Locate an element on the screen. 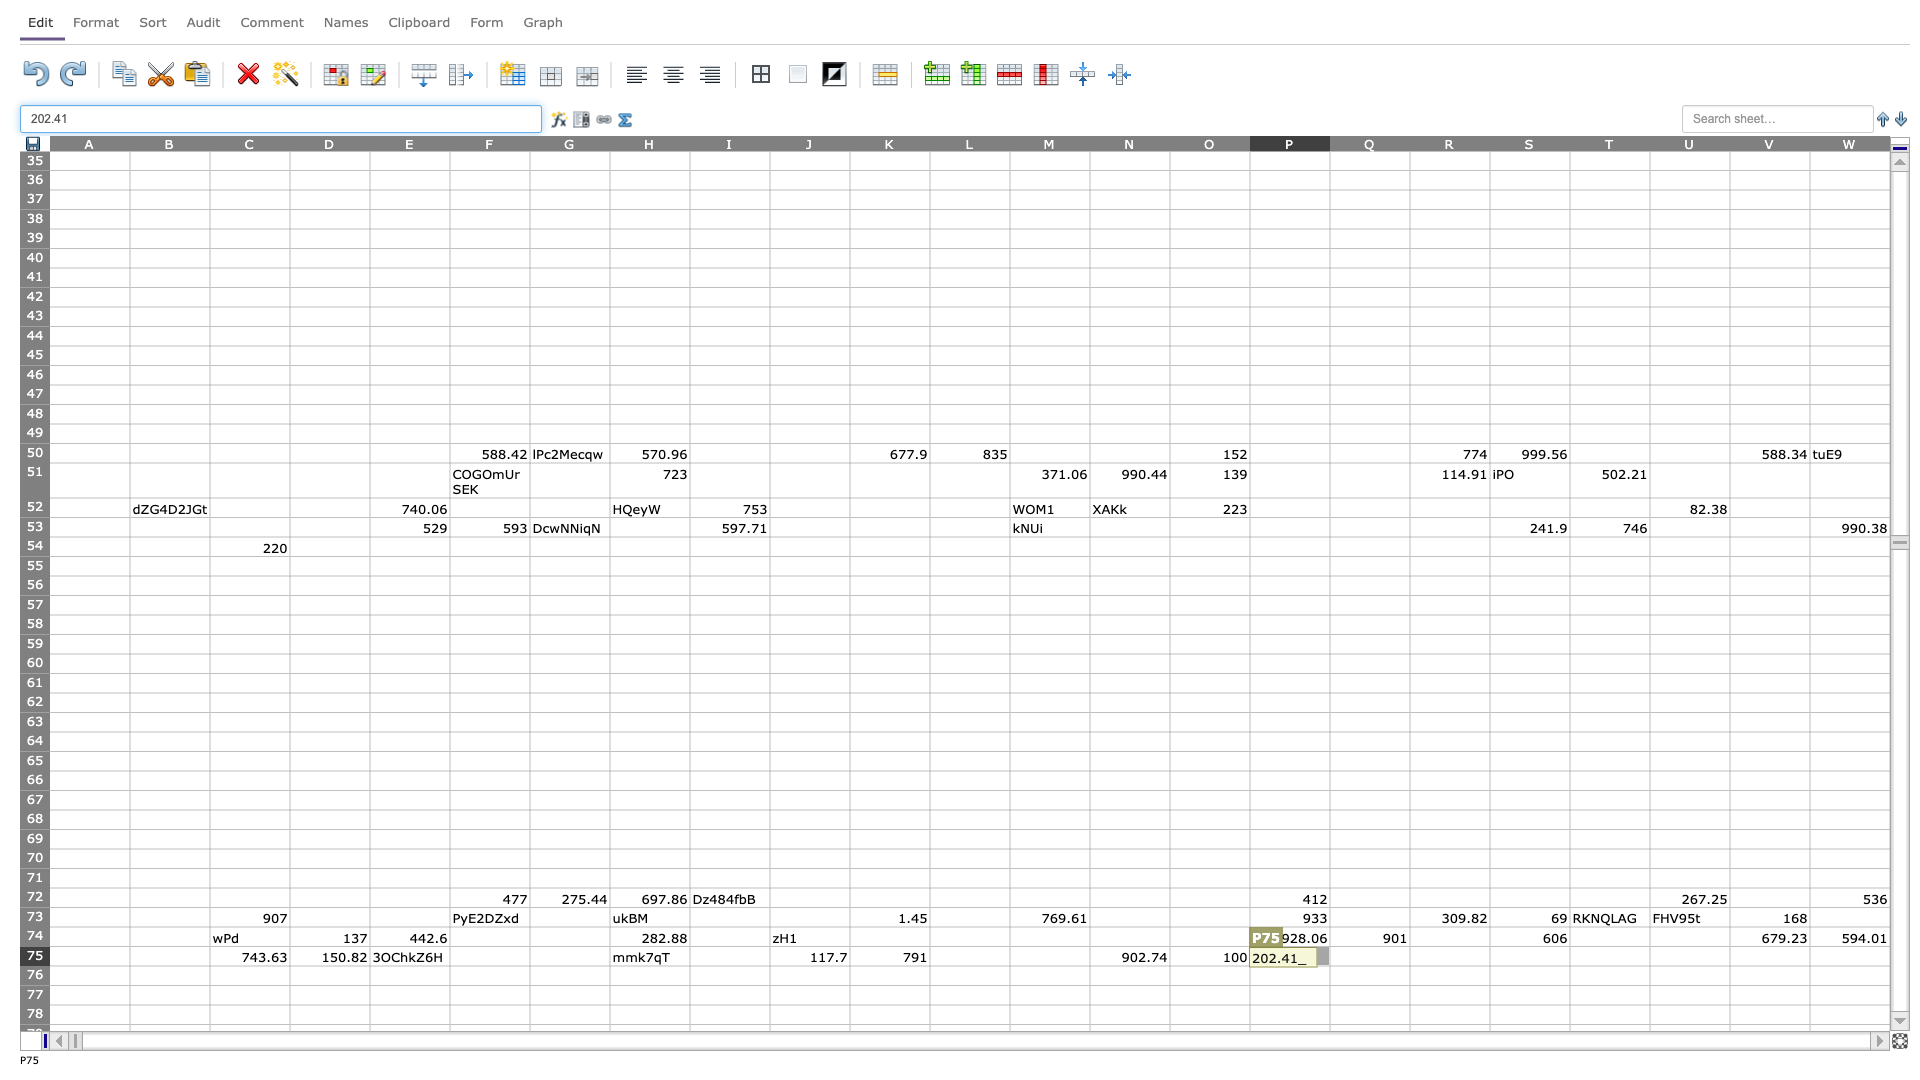  Place cursor on top left corner of R75 is located at coordinates (1409, 945).